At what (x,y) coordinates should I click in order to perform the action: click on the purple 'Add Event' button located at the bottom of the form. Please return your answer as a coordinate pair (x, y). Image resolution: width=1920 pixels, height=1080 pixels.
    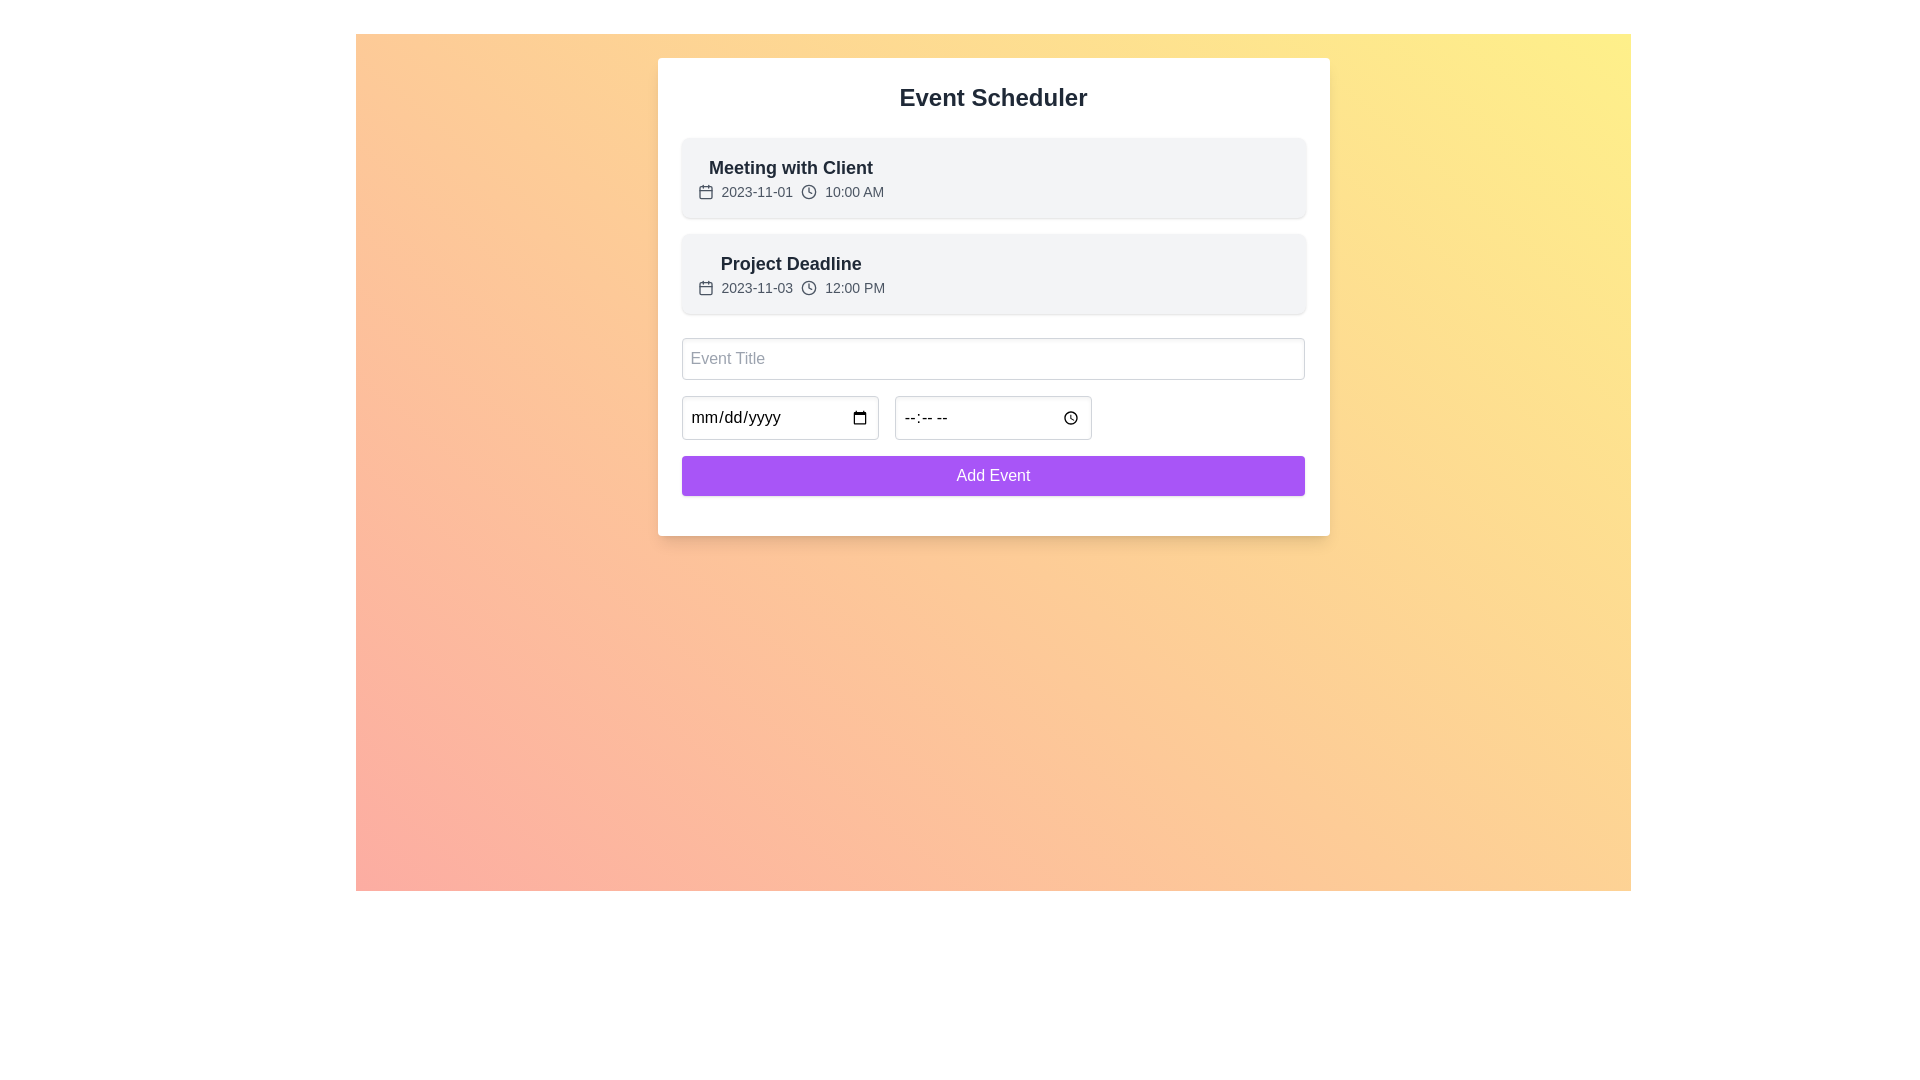
    Looking at the image, I should click on (993, 475).